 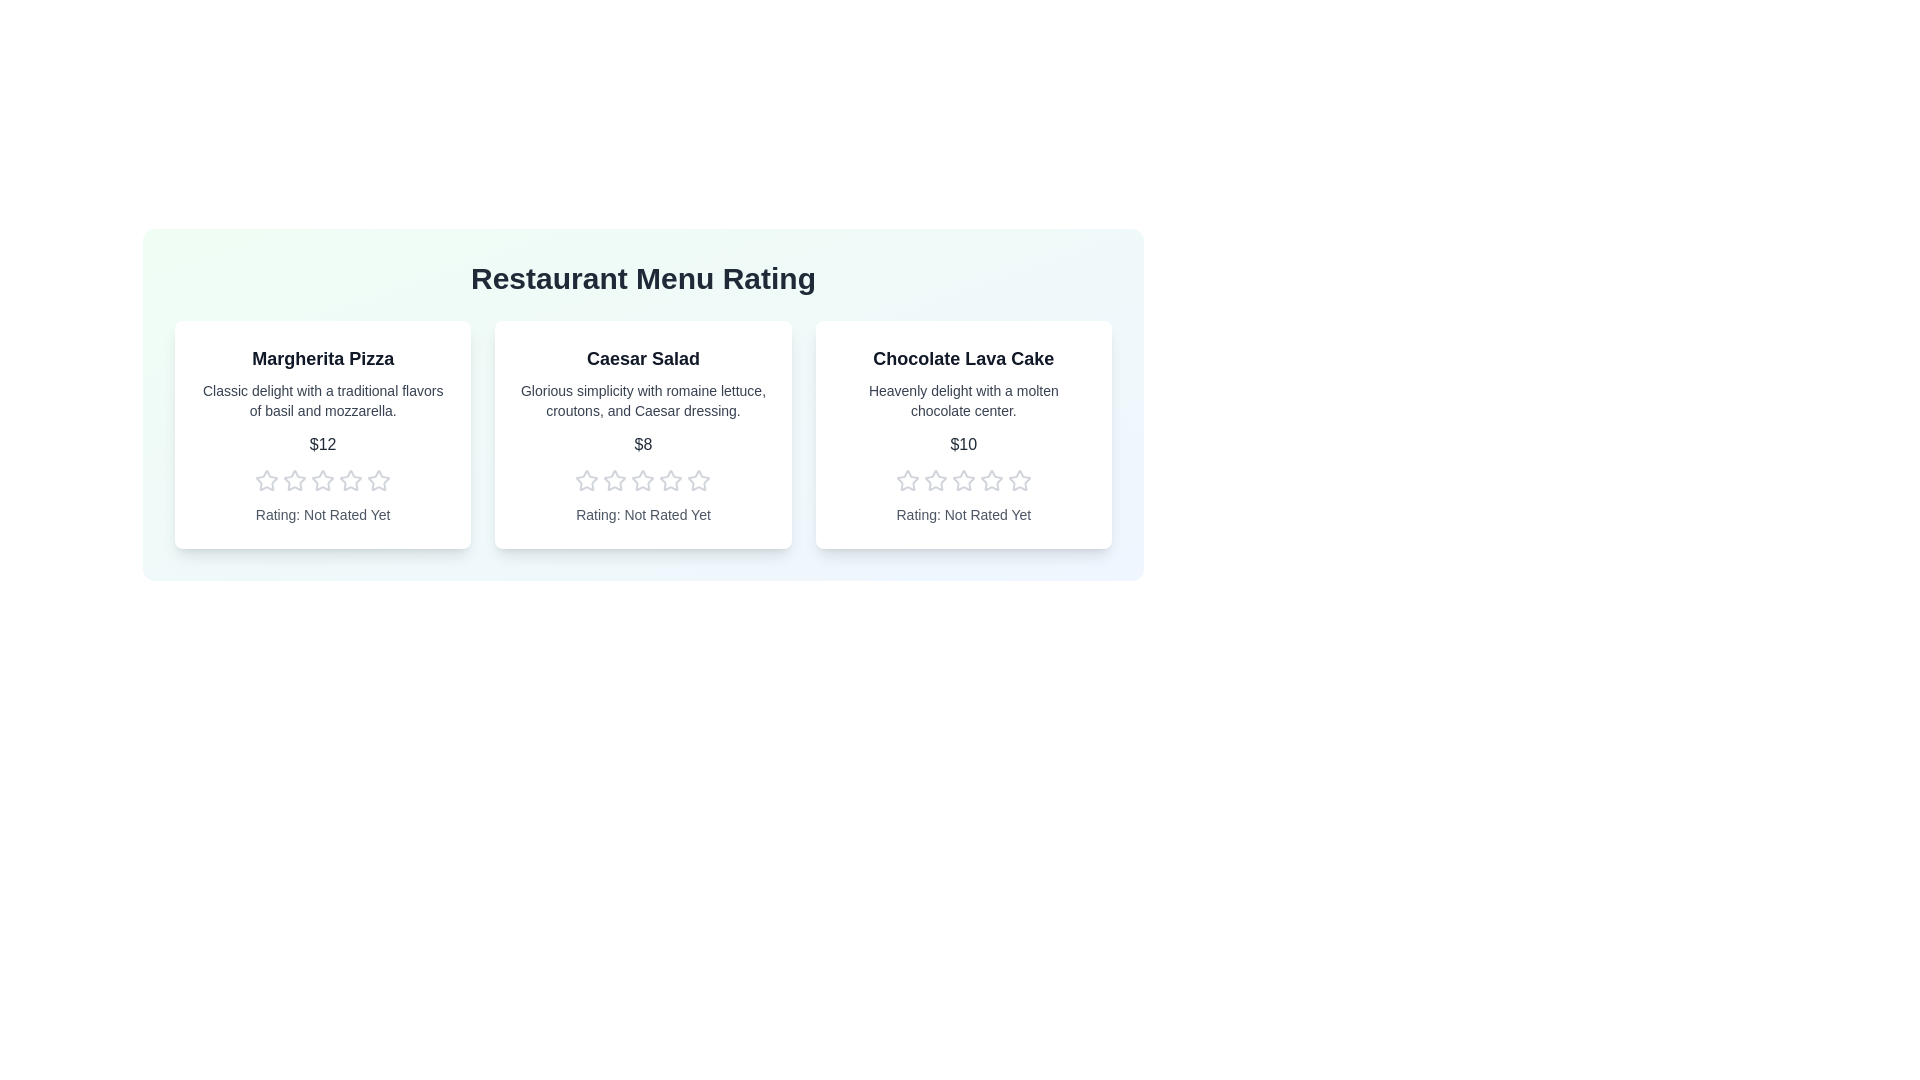 I want to click on the star corresponding to the desired rating 5 for the menu item Margherita Pizza, so click(x=379, y=481).